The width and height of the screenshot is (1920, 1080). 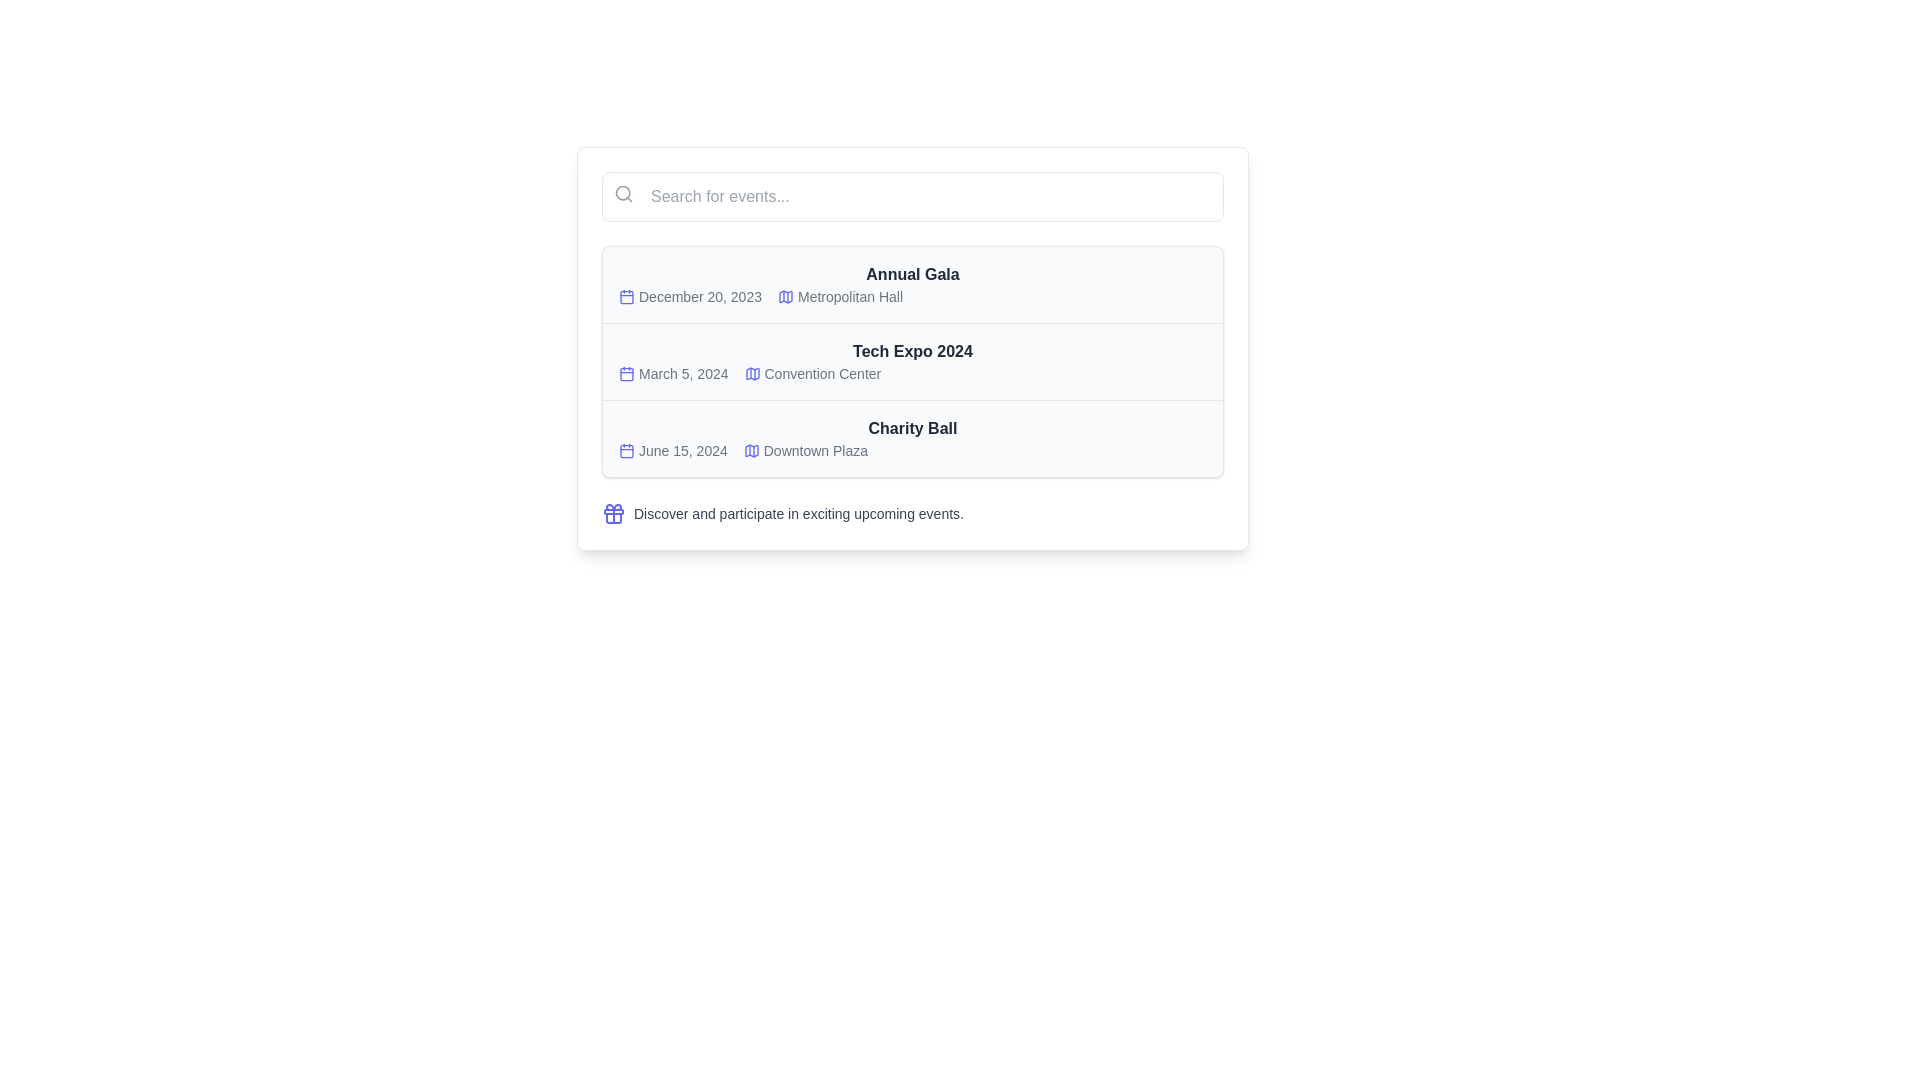 What do you see at coordinates (911, 297) in the screenshot?
I see `the details of the text displaying the event date and location for the 'Annual Gala', which is positioned below the title in the top left quadrant of the interface` at bounding box center [911, 297].